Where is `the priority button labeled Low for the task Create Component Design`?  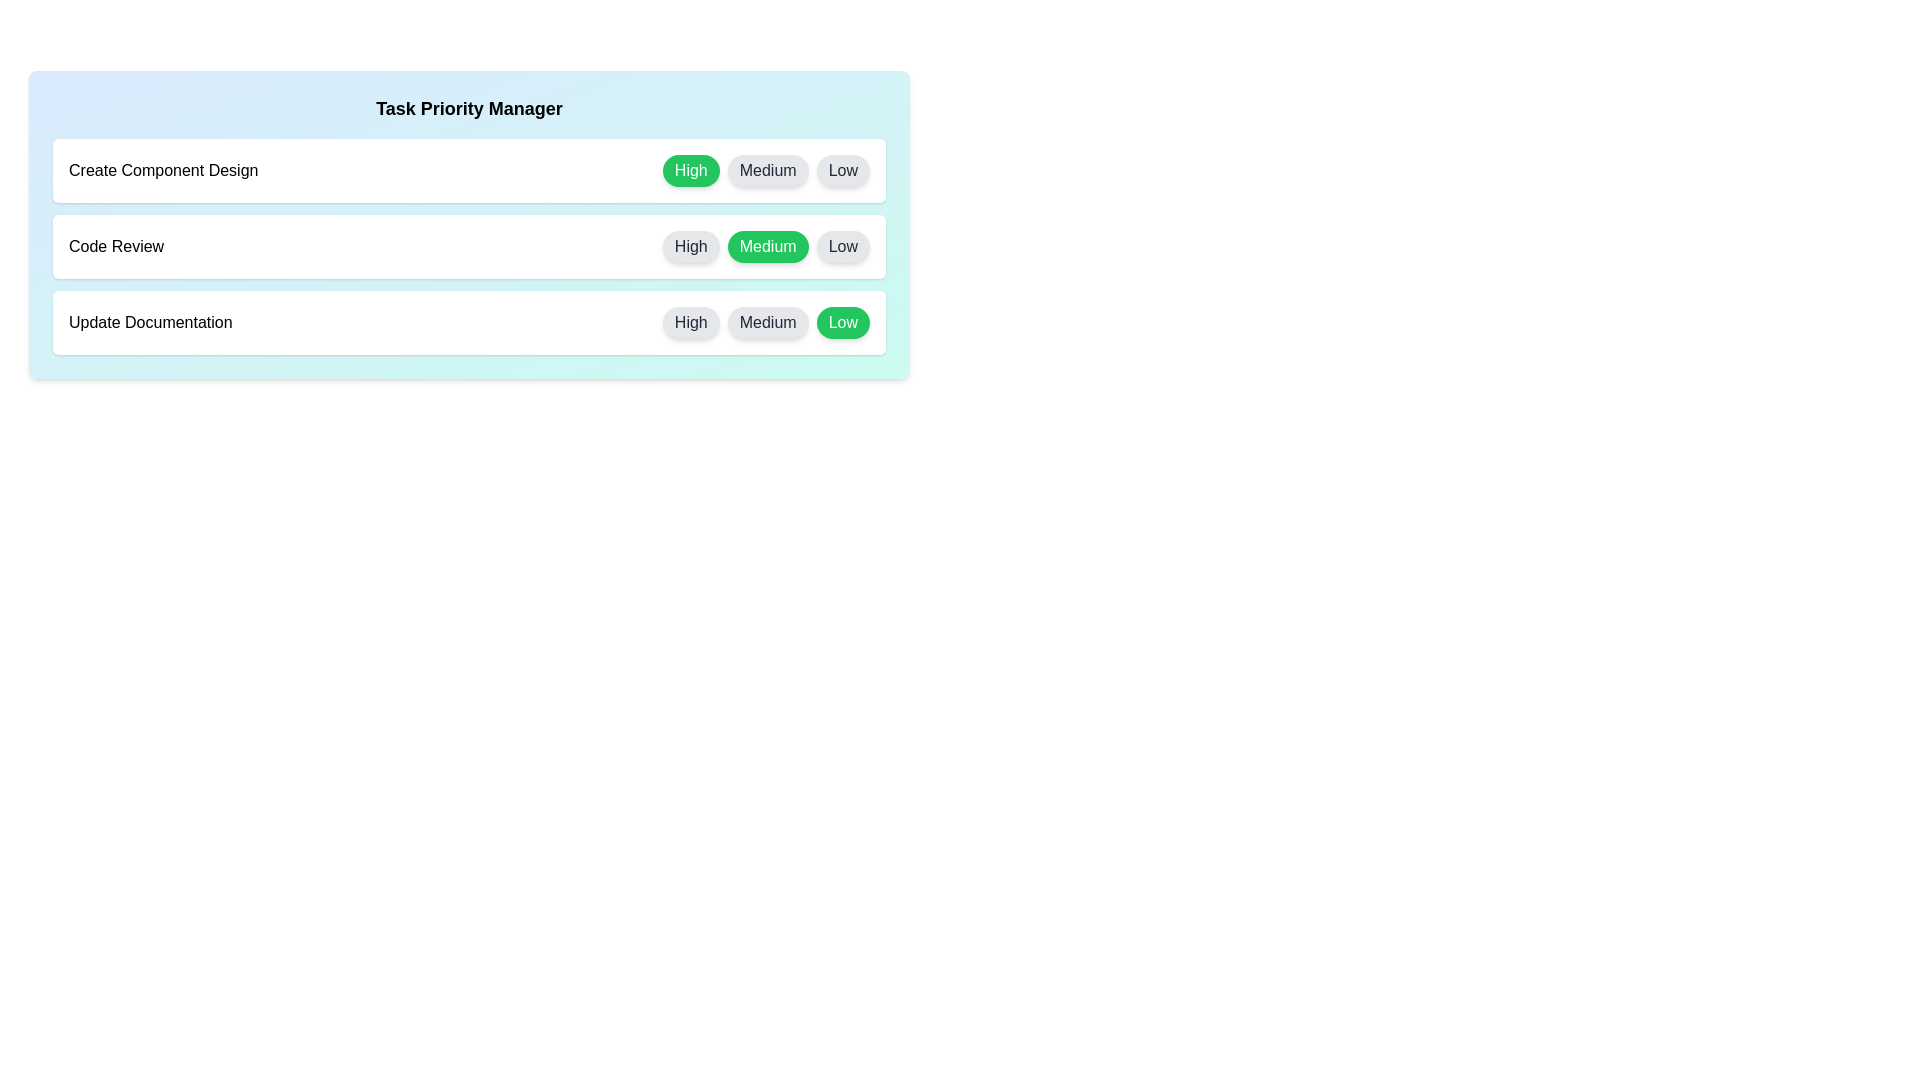 the priority button labeled Low for the task Create Component Design is located at coordinates (843, 169).